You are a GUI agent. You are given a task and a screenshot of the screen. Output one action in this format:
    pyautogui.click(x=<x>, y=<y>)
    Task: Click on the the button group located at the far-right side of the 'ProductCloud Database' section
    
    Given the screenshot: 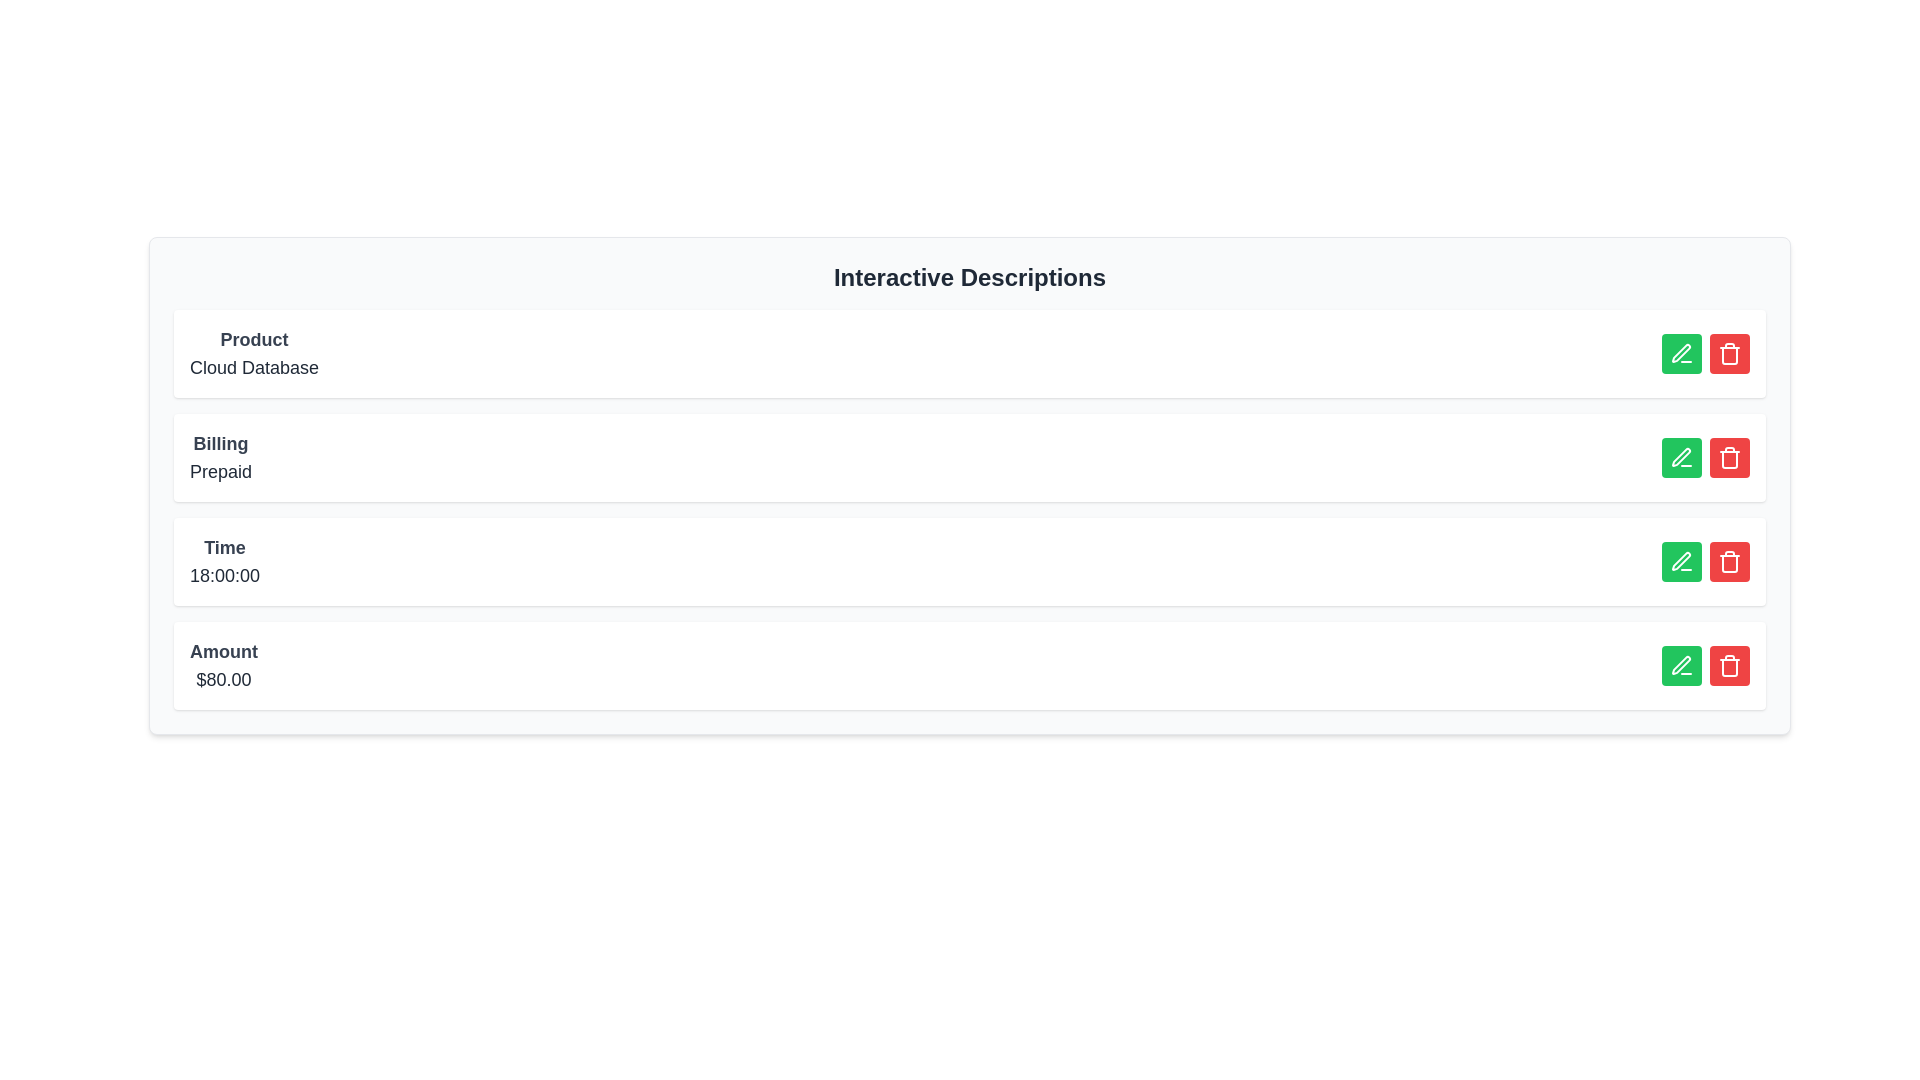 What is the action you would take?
    pyautogui.click(x=1704, y=353)
    